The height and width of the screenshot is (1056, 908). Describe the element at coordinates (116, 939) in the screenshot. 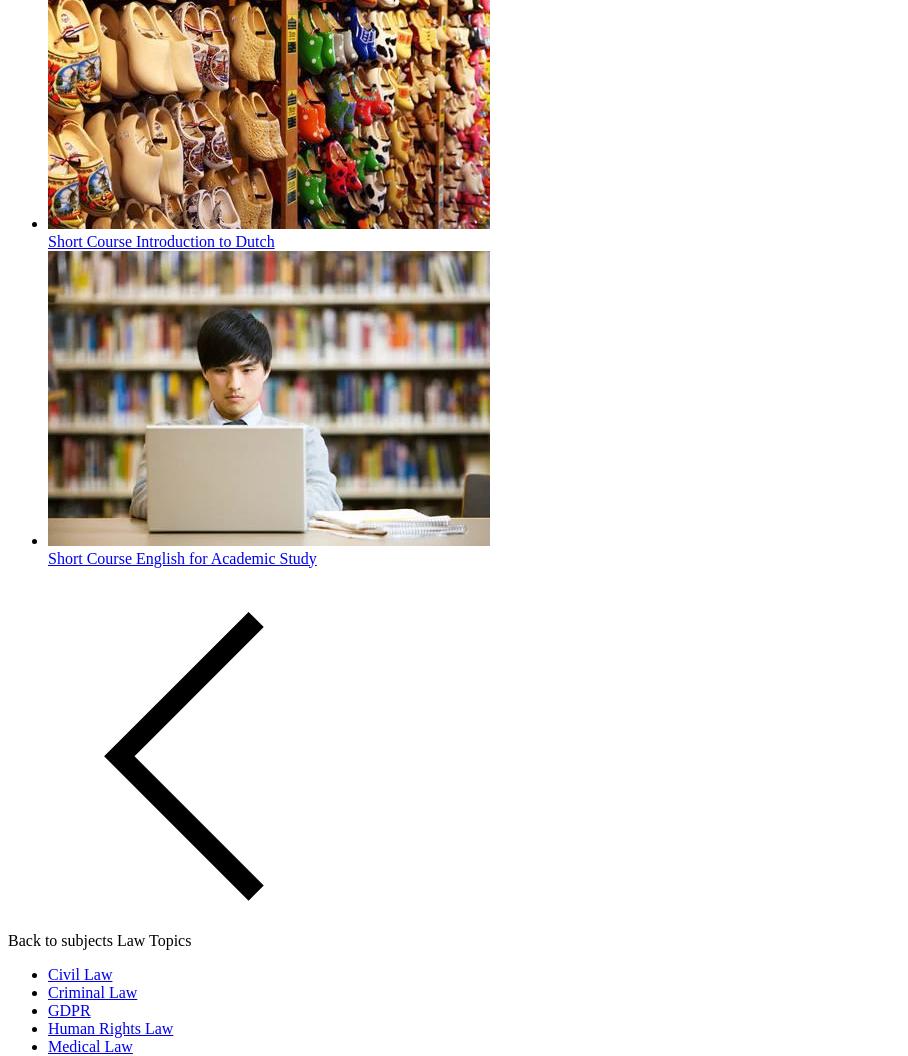

I see `'Law Topics'` at that location.